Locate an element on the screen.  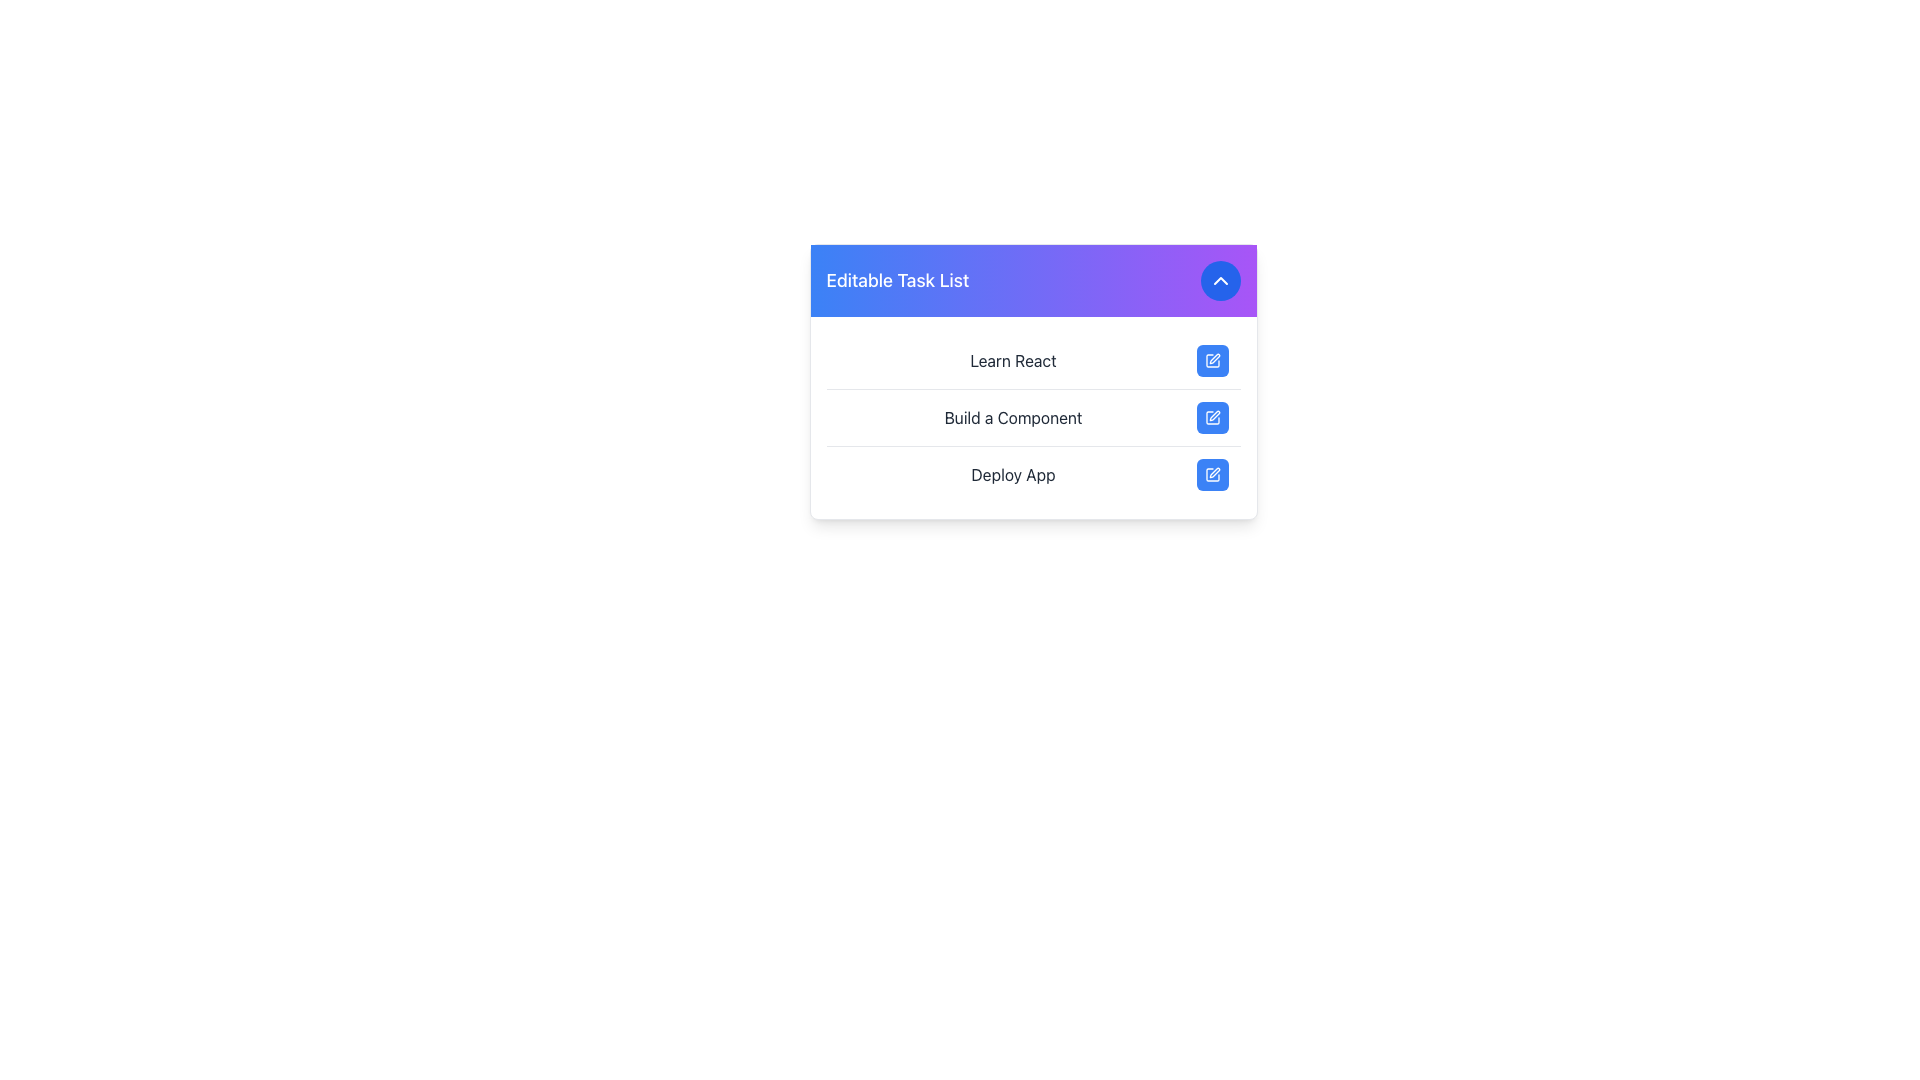
the static text element that displays 'Build a Component', which is the second item in a vertical list of tasks is located at coordinates (1013, 416).